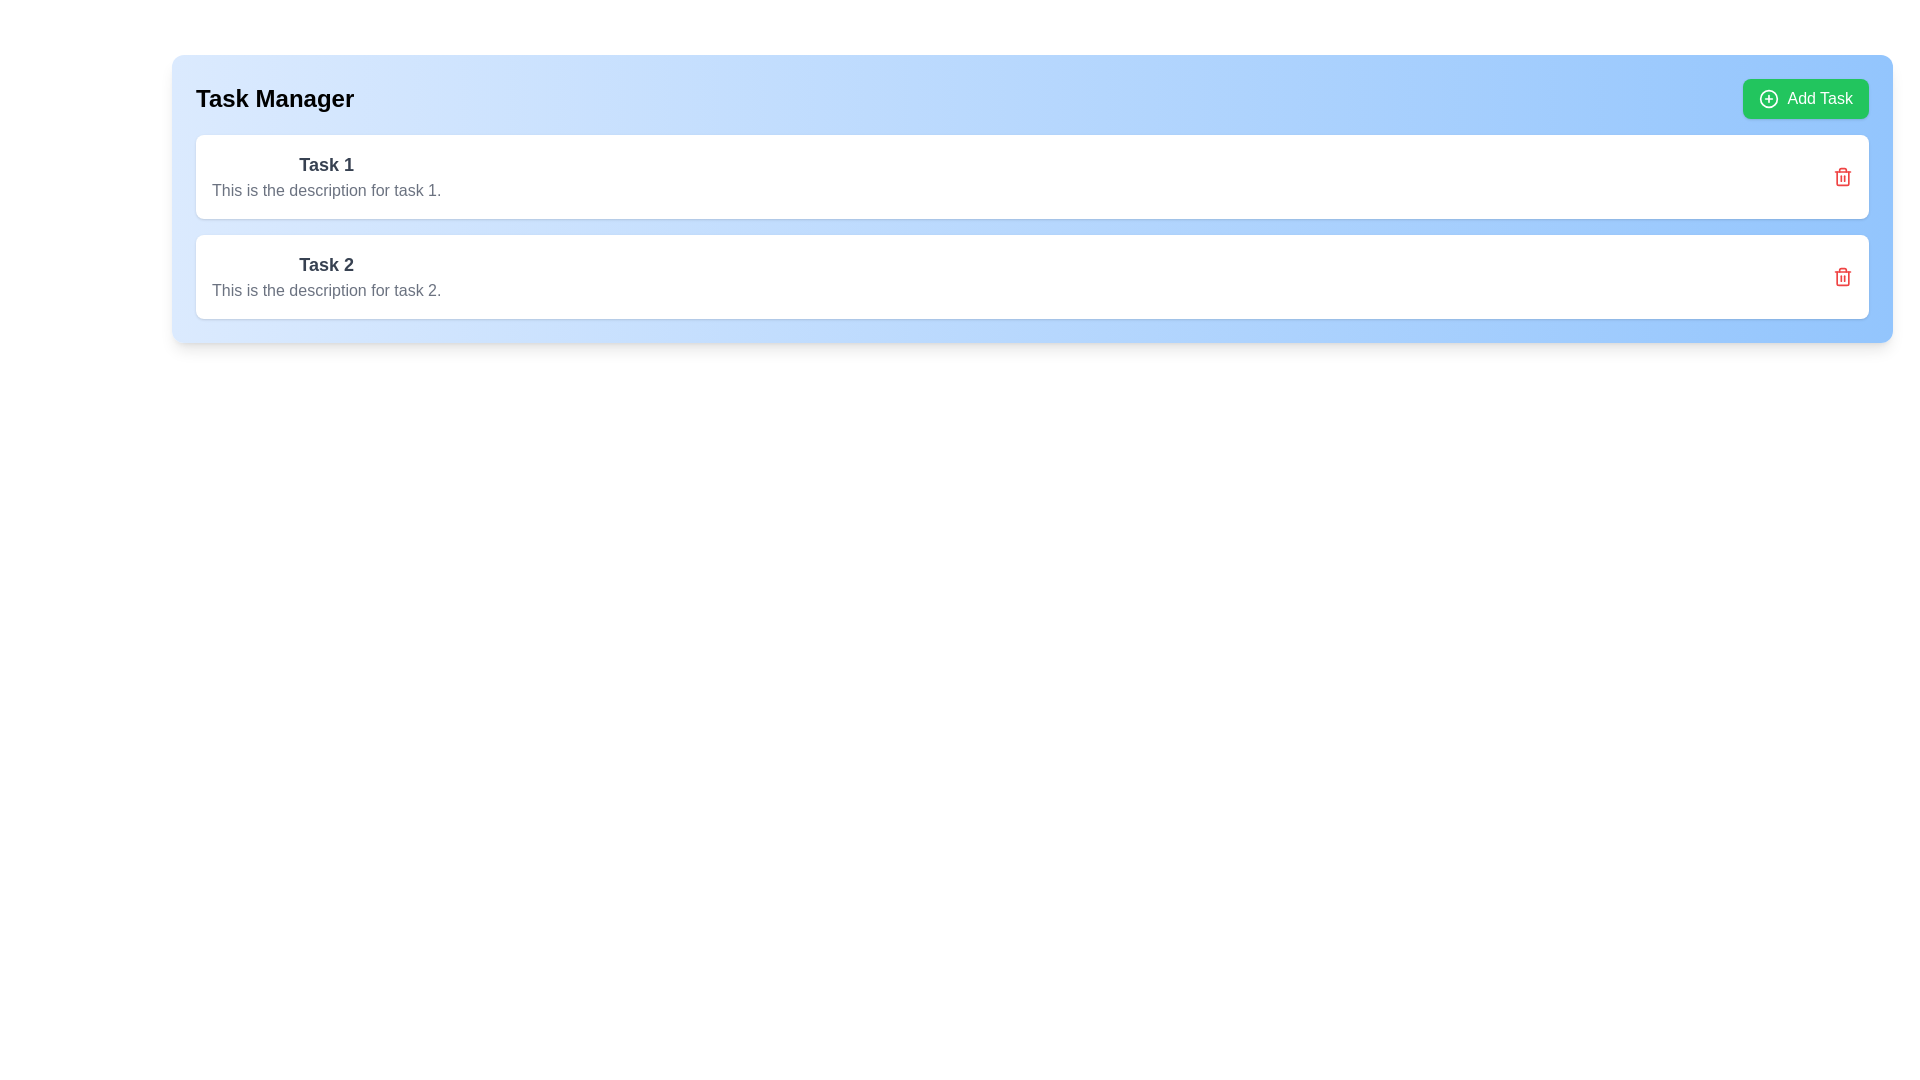 This screenshot has width=1920, height=1080. I want to click on the delete icon button located at the far right of the task item's description area to activate the delete function, so click(1842, 176).